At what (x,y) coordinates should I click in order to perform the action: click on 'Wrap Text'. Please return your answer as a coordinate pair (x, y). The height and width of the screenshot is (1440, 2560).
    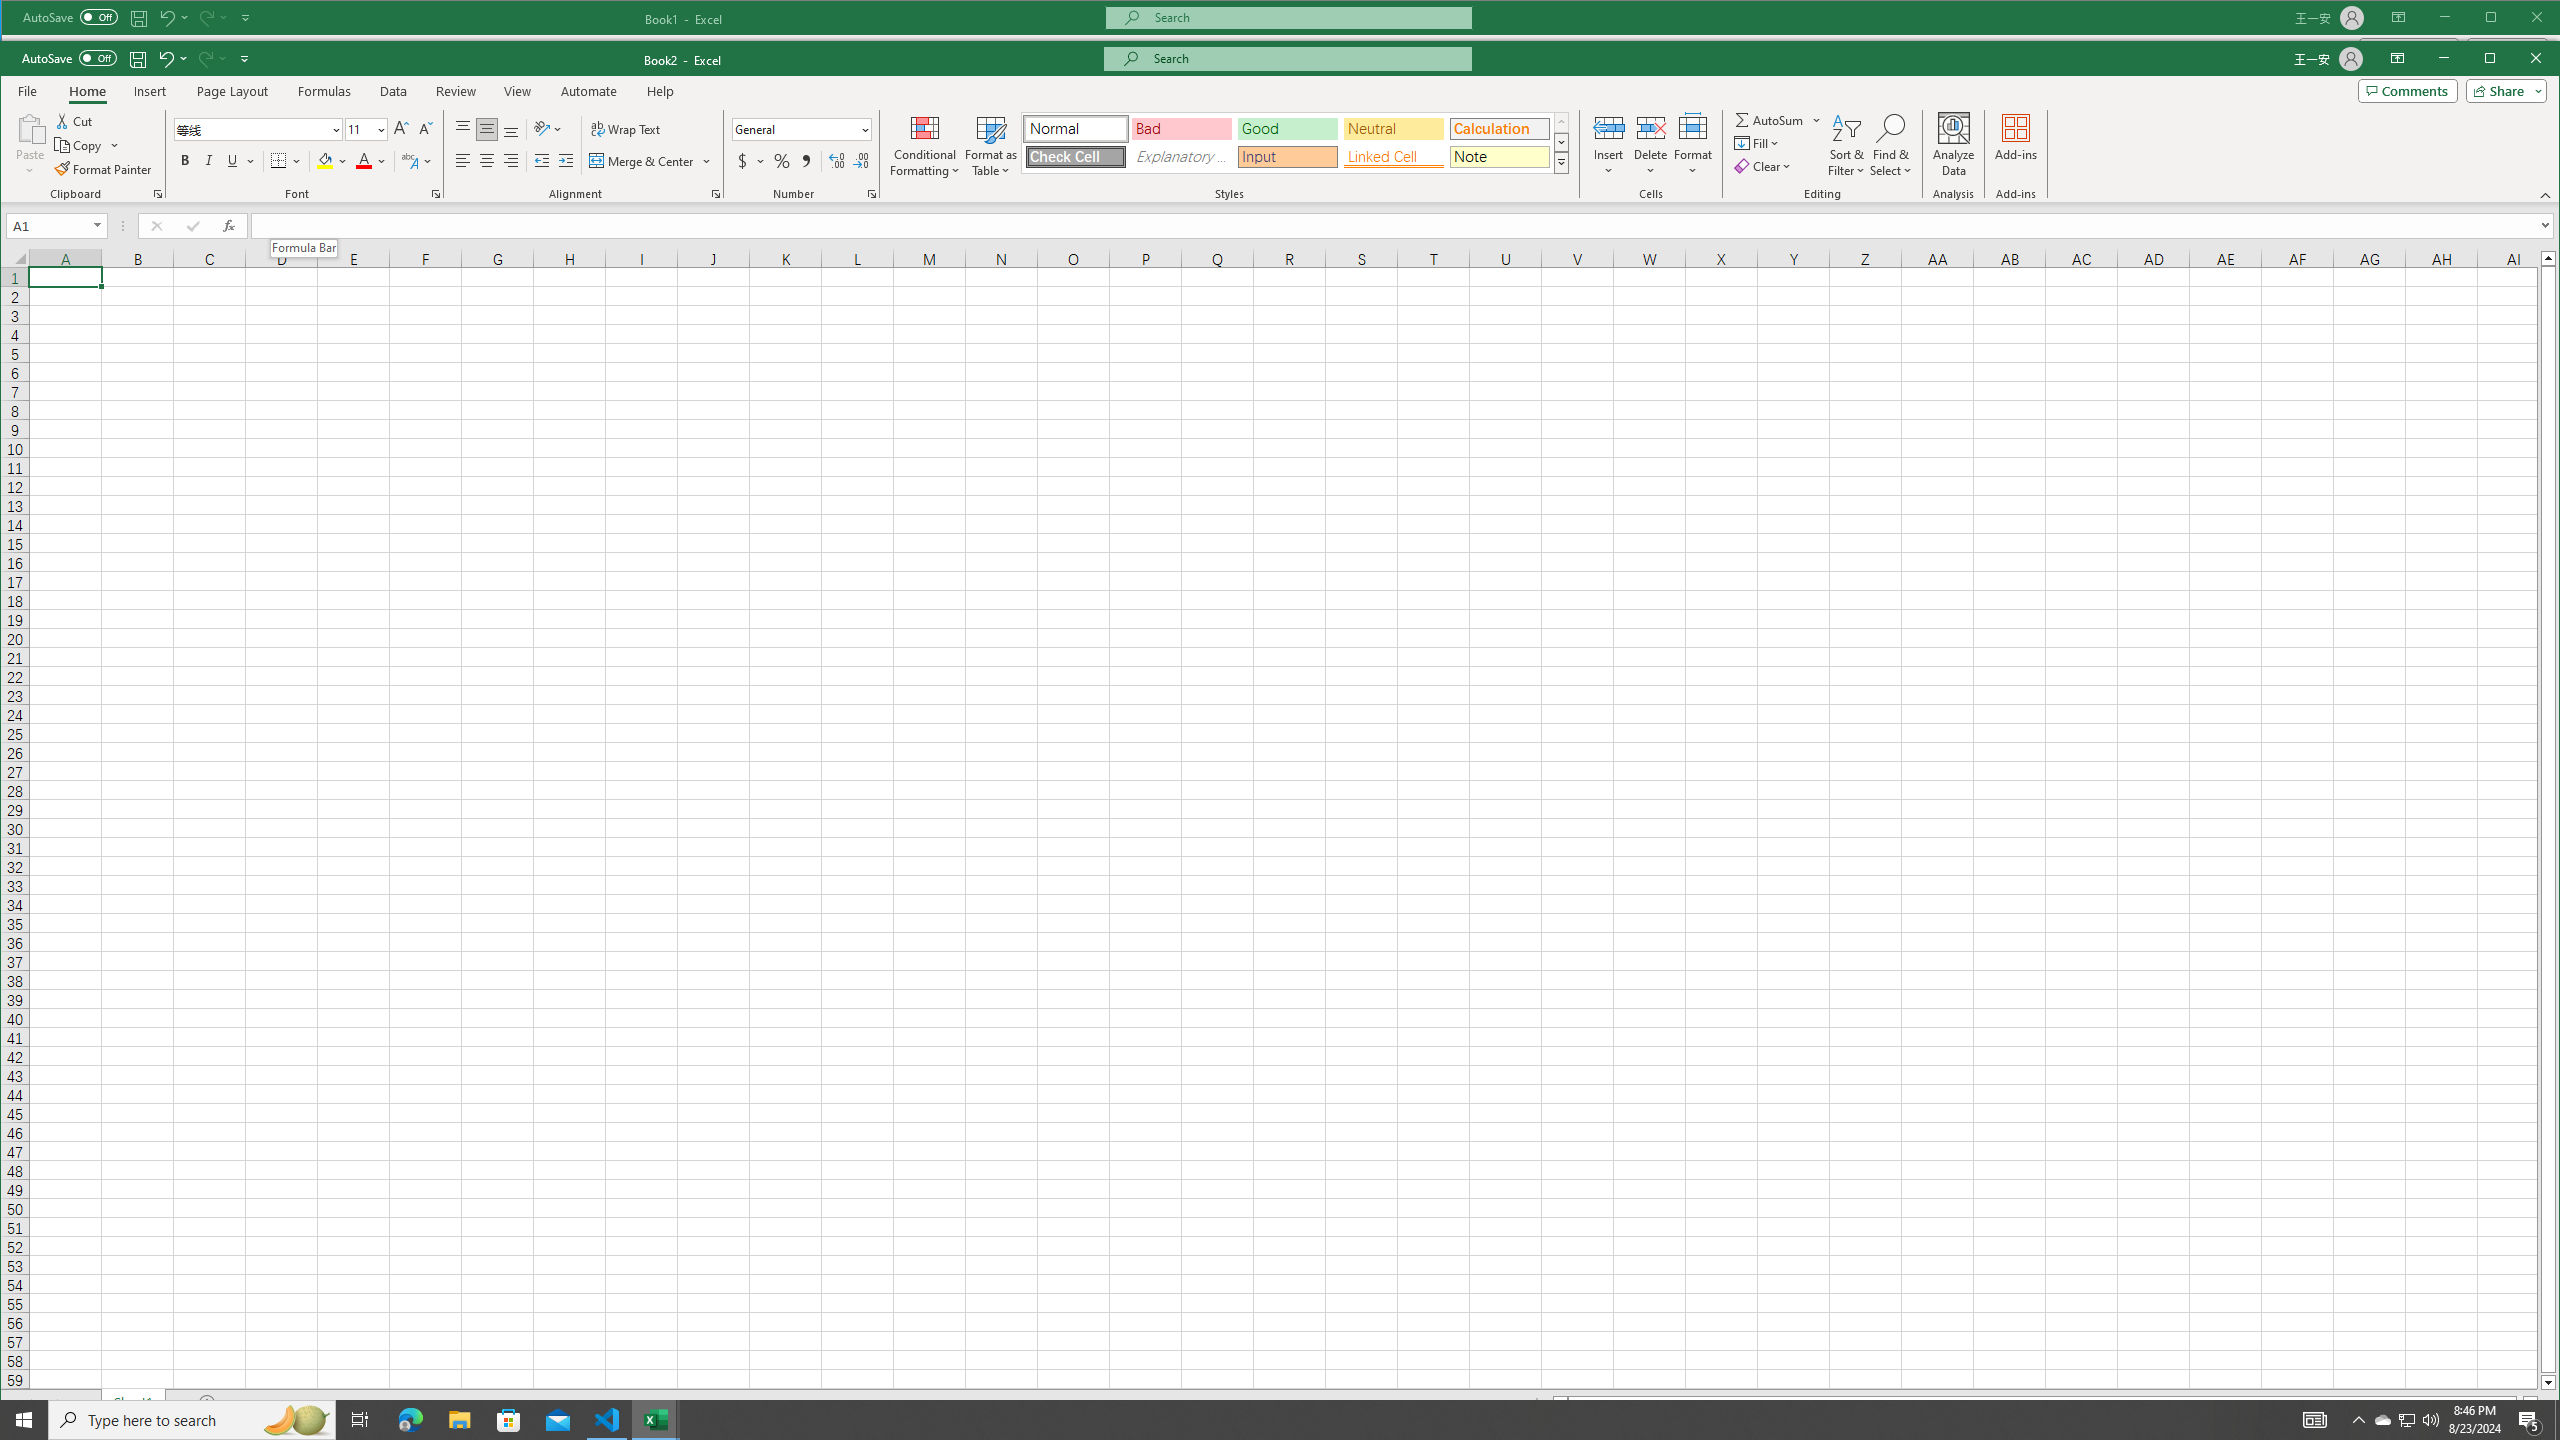
    Looking at the image, I should click on (627, 129).